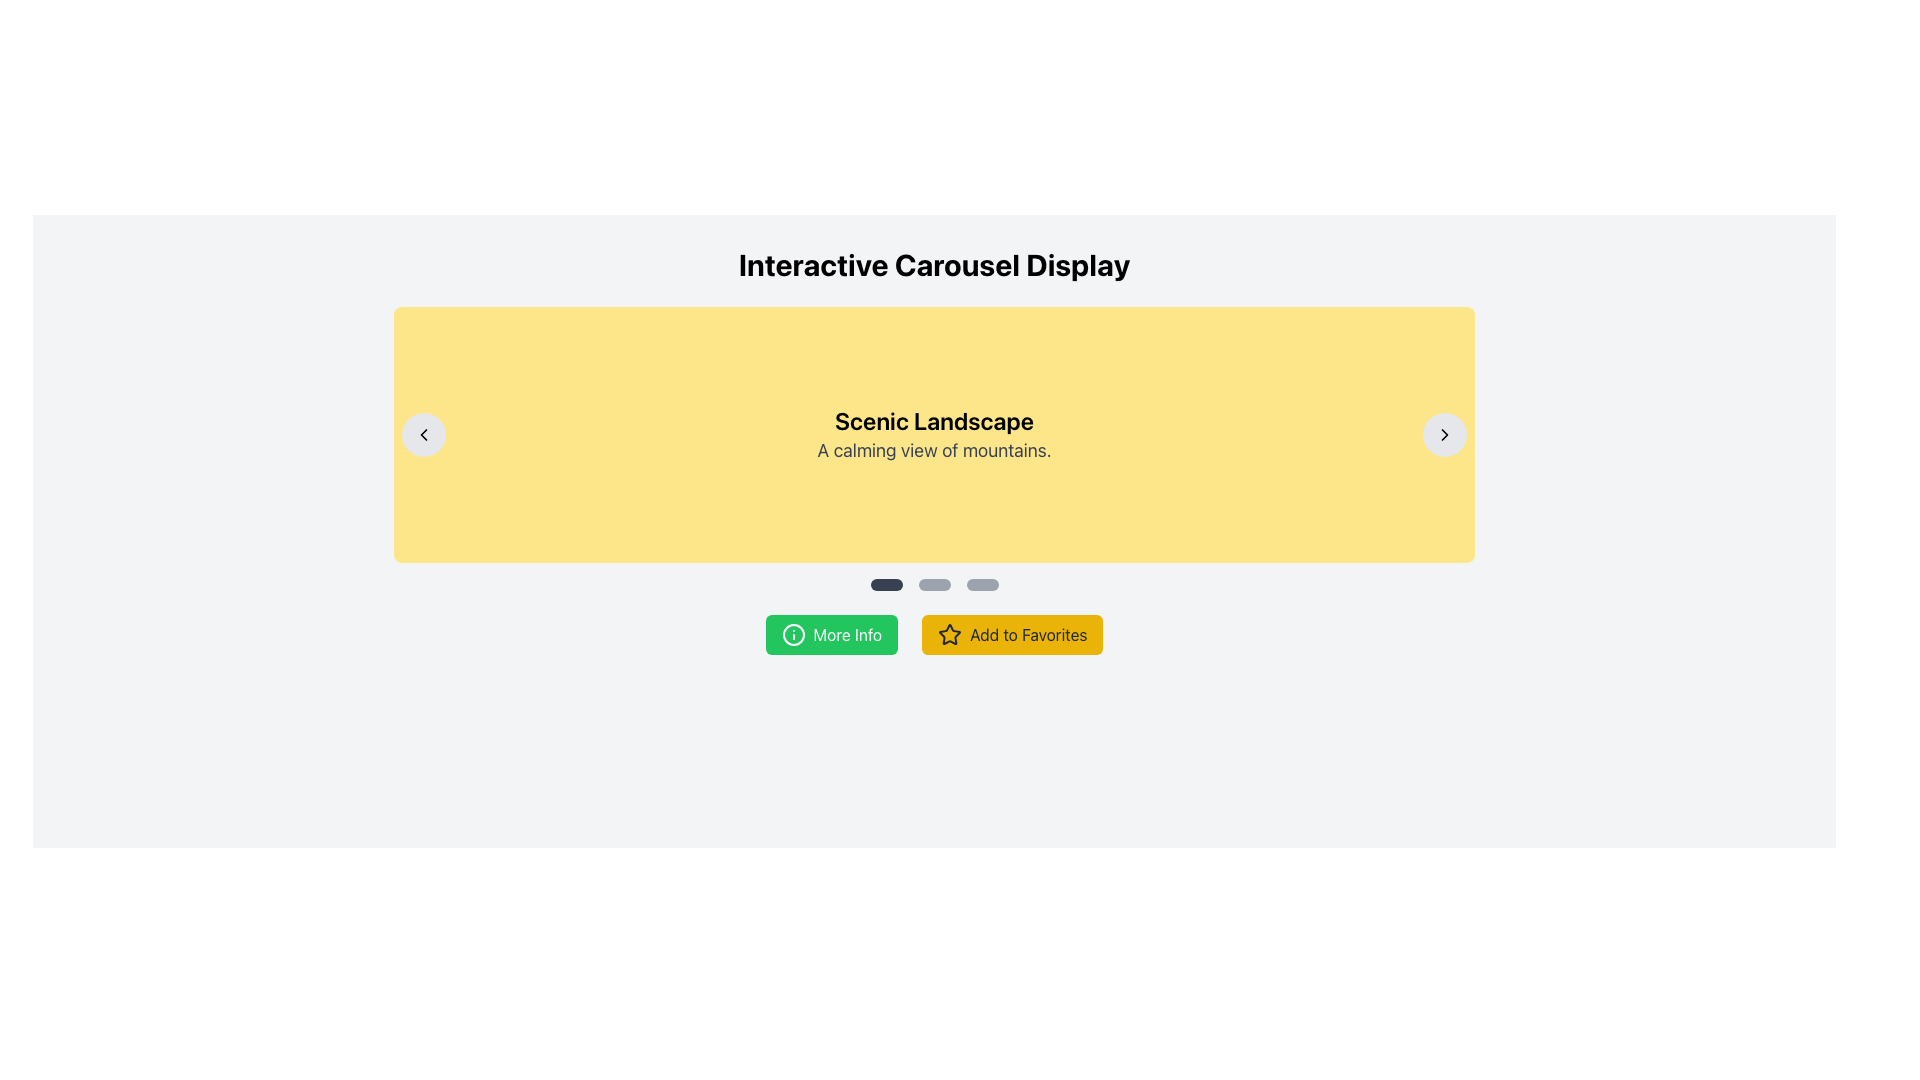  What do you see at coordinates (933, 419) in the screenshot?
I see `the Static Text element that serves as the title for the section, positioned centrally above the descriptive text 'A calming view of mountains.'` at bounding box center [933, 419].